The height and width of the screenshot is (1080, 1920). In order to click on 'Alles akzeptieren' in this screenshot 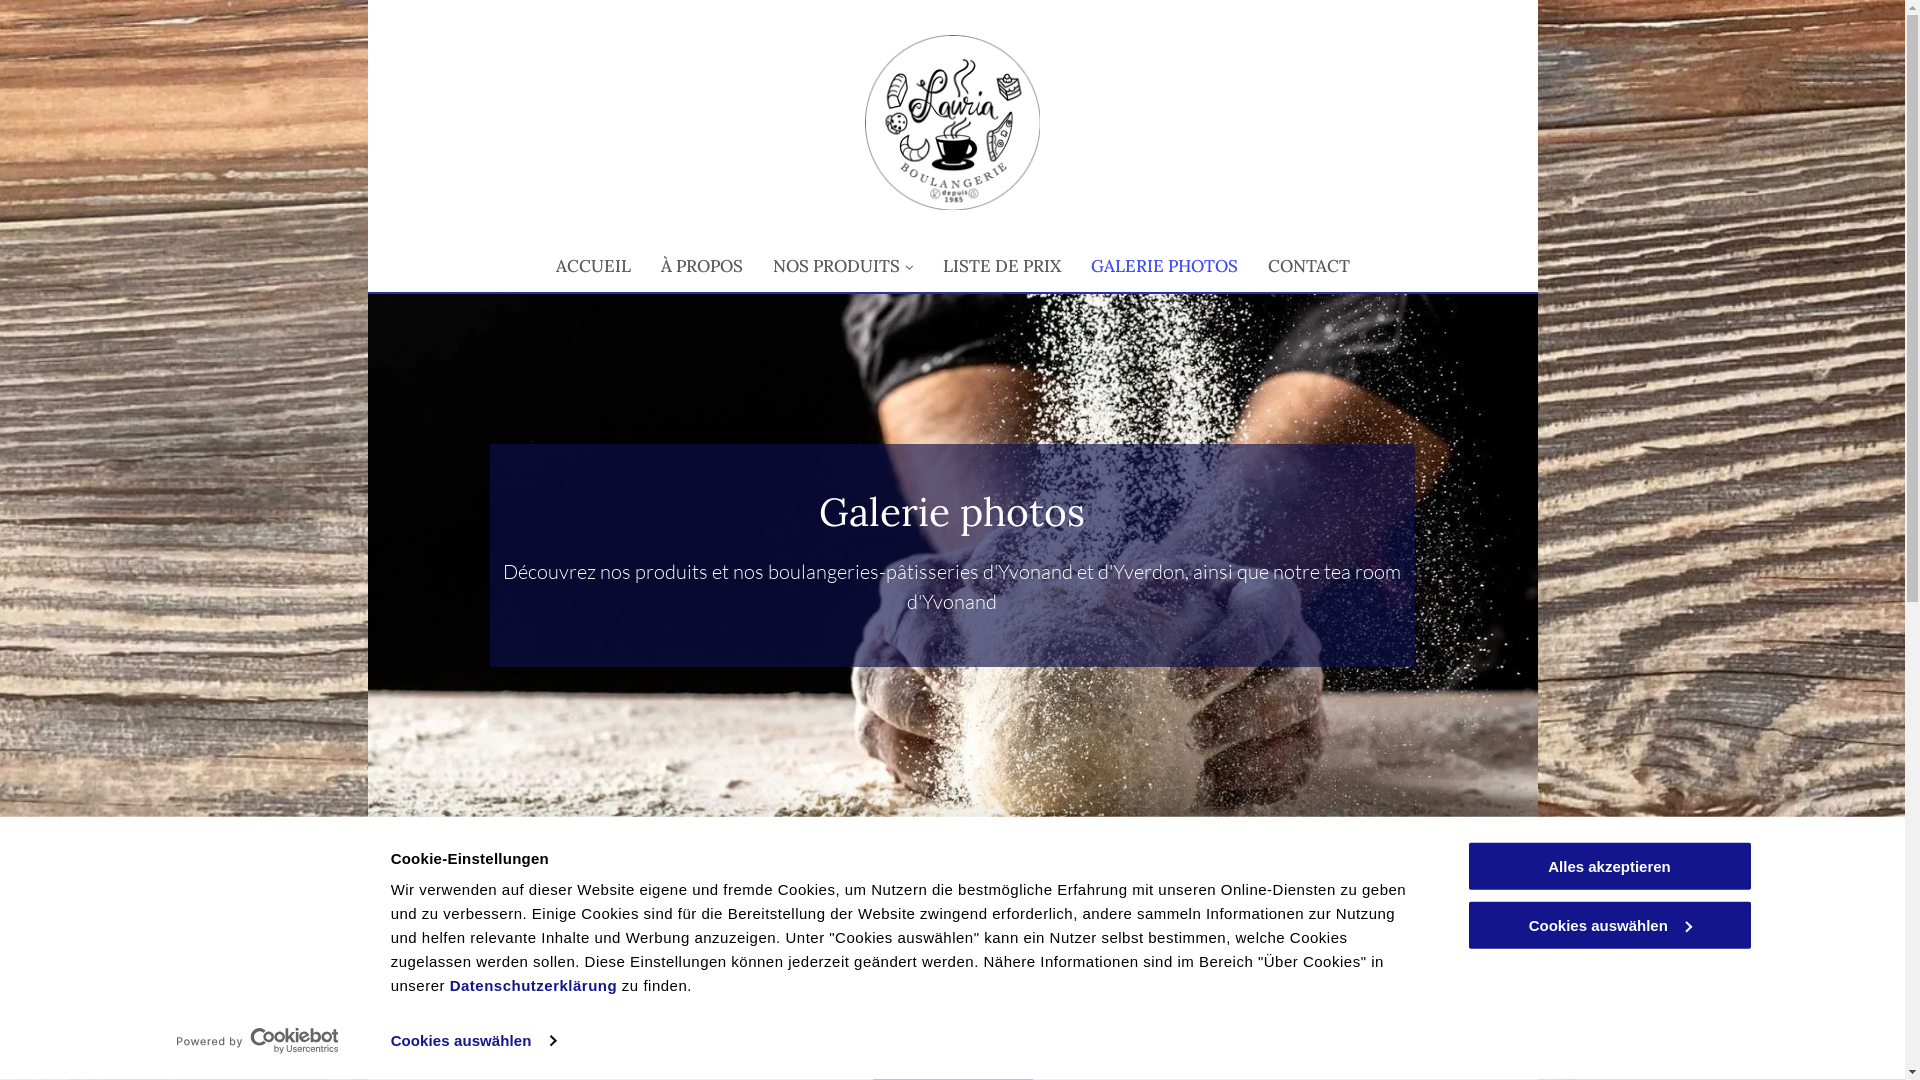, I will do `click(1608, 865)`.